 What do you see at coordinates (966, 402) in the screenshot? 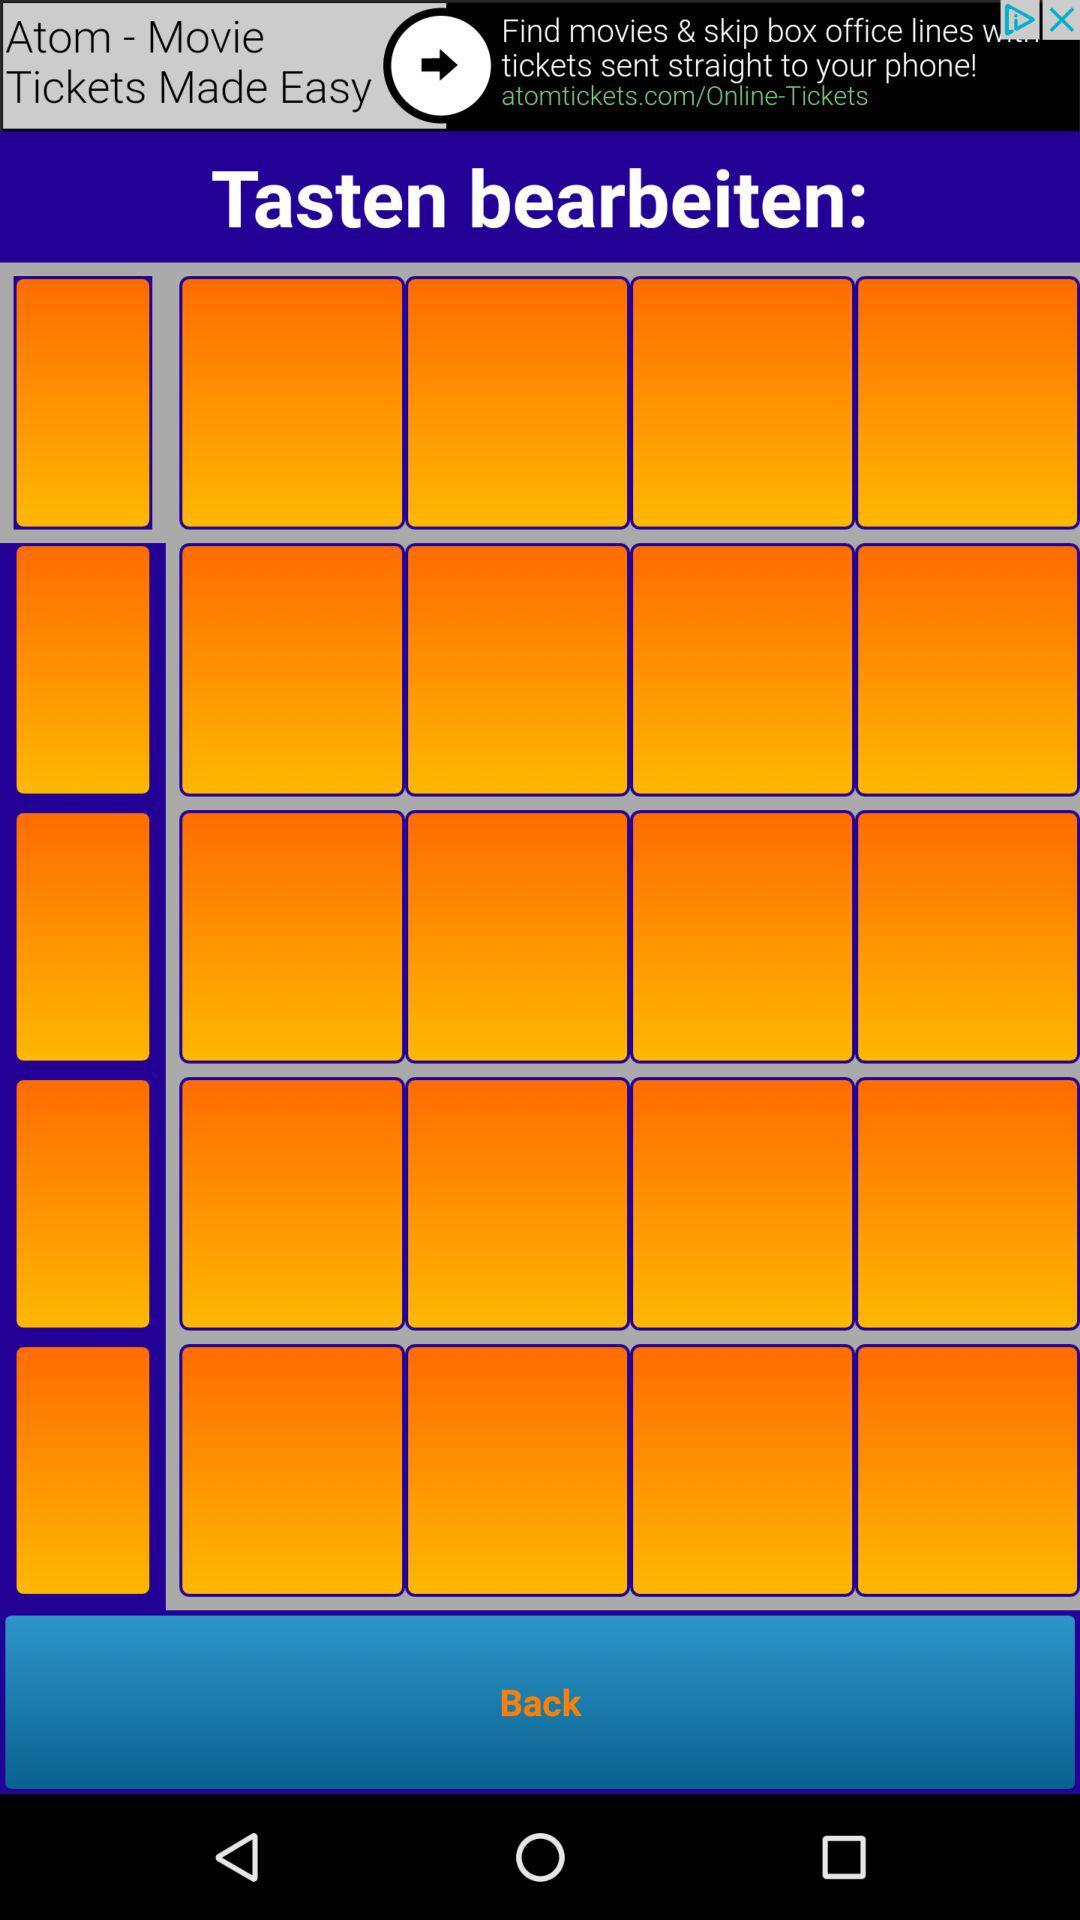
I see `move to the fifth box in the first row` at bounding box center [966, 402].